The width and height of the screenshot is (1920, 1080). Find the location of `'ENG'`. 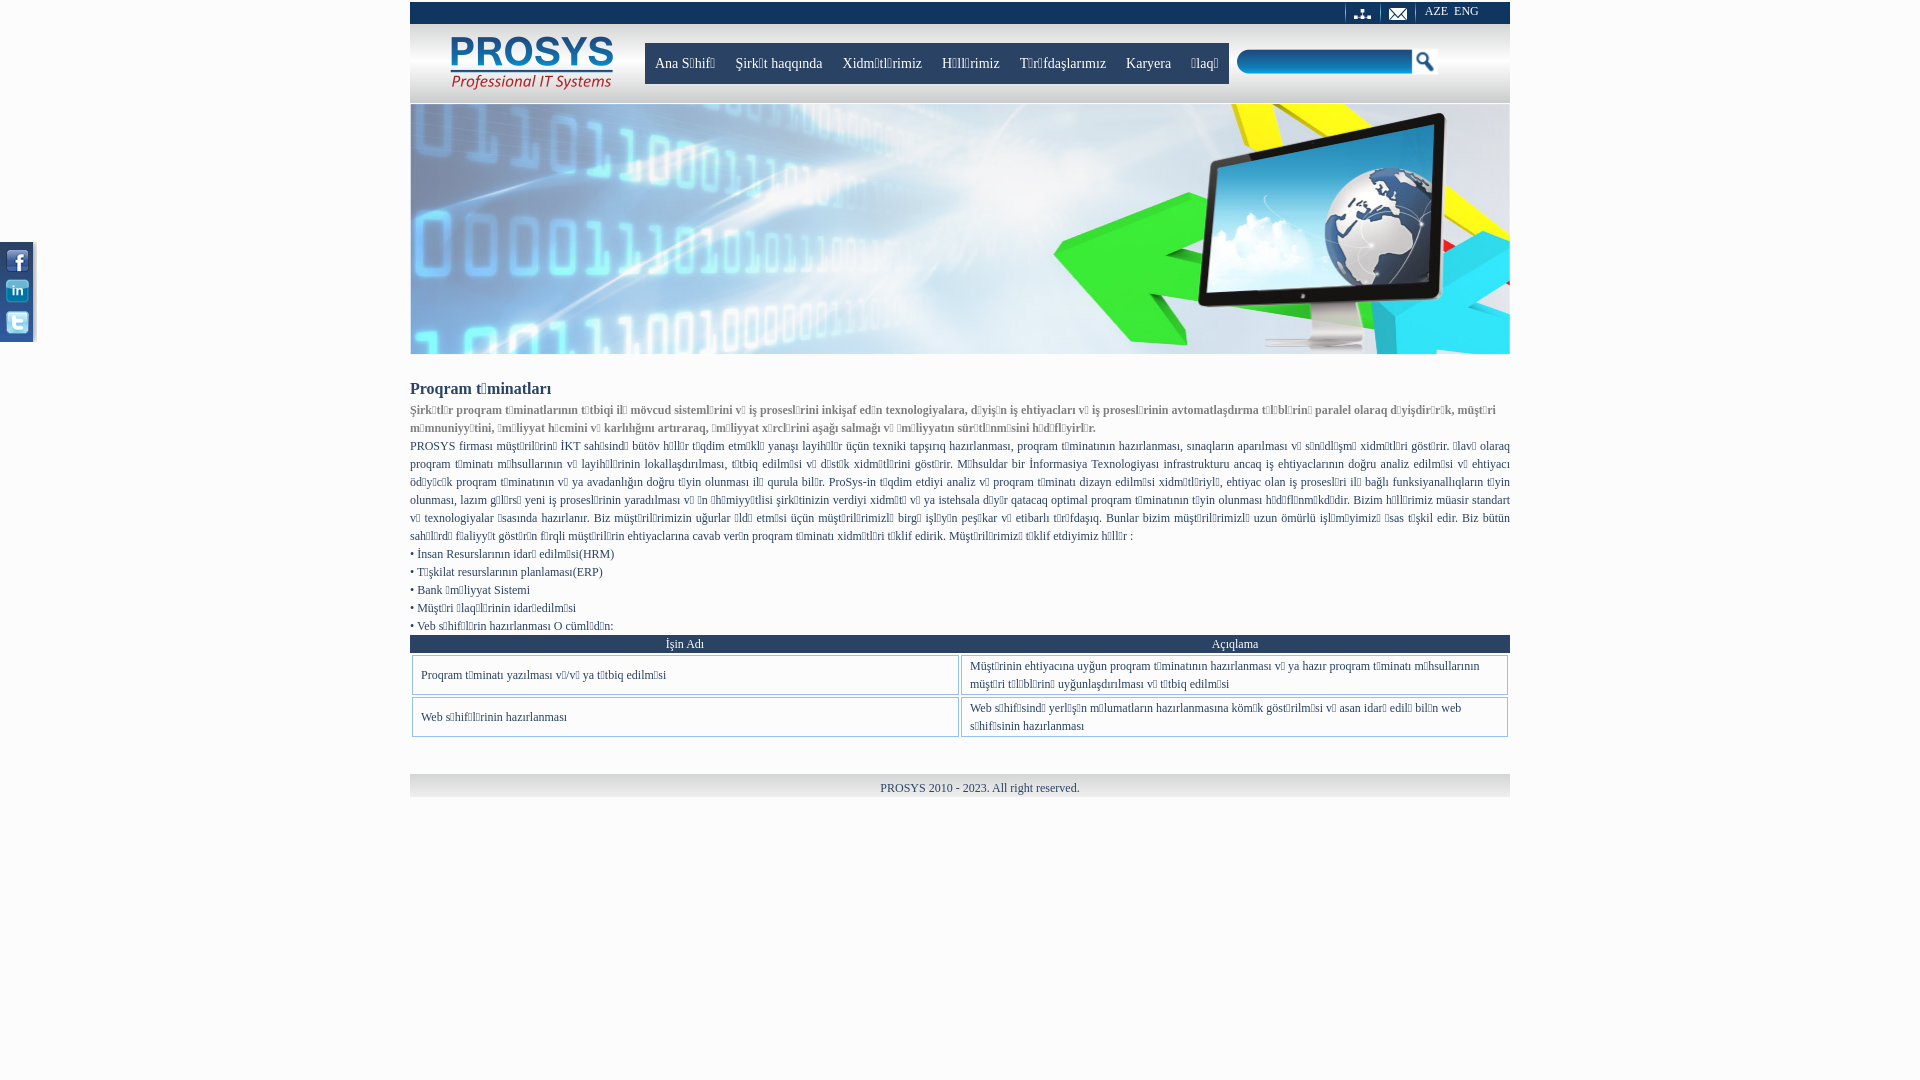

'ENG' is located at coordinates (1454, 11).